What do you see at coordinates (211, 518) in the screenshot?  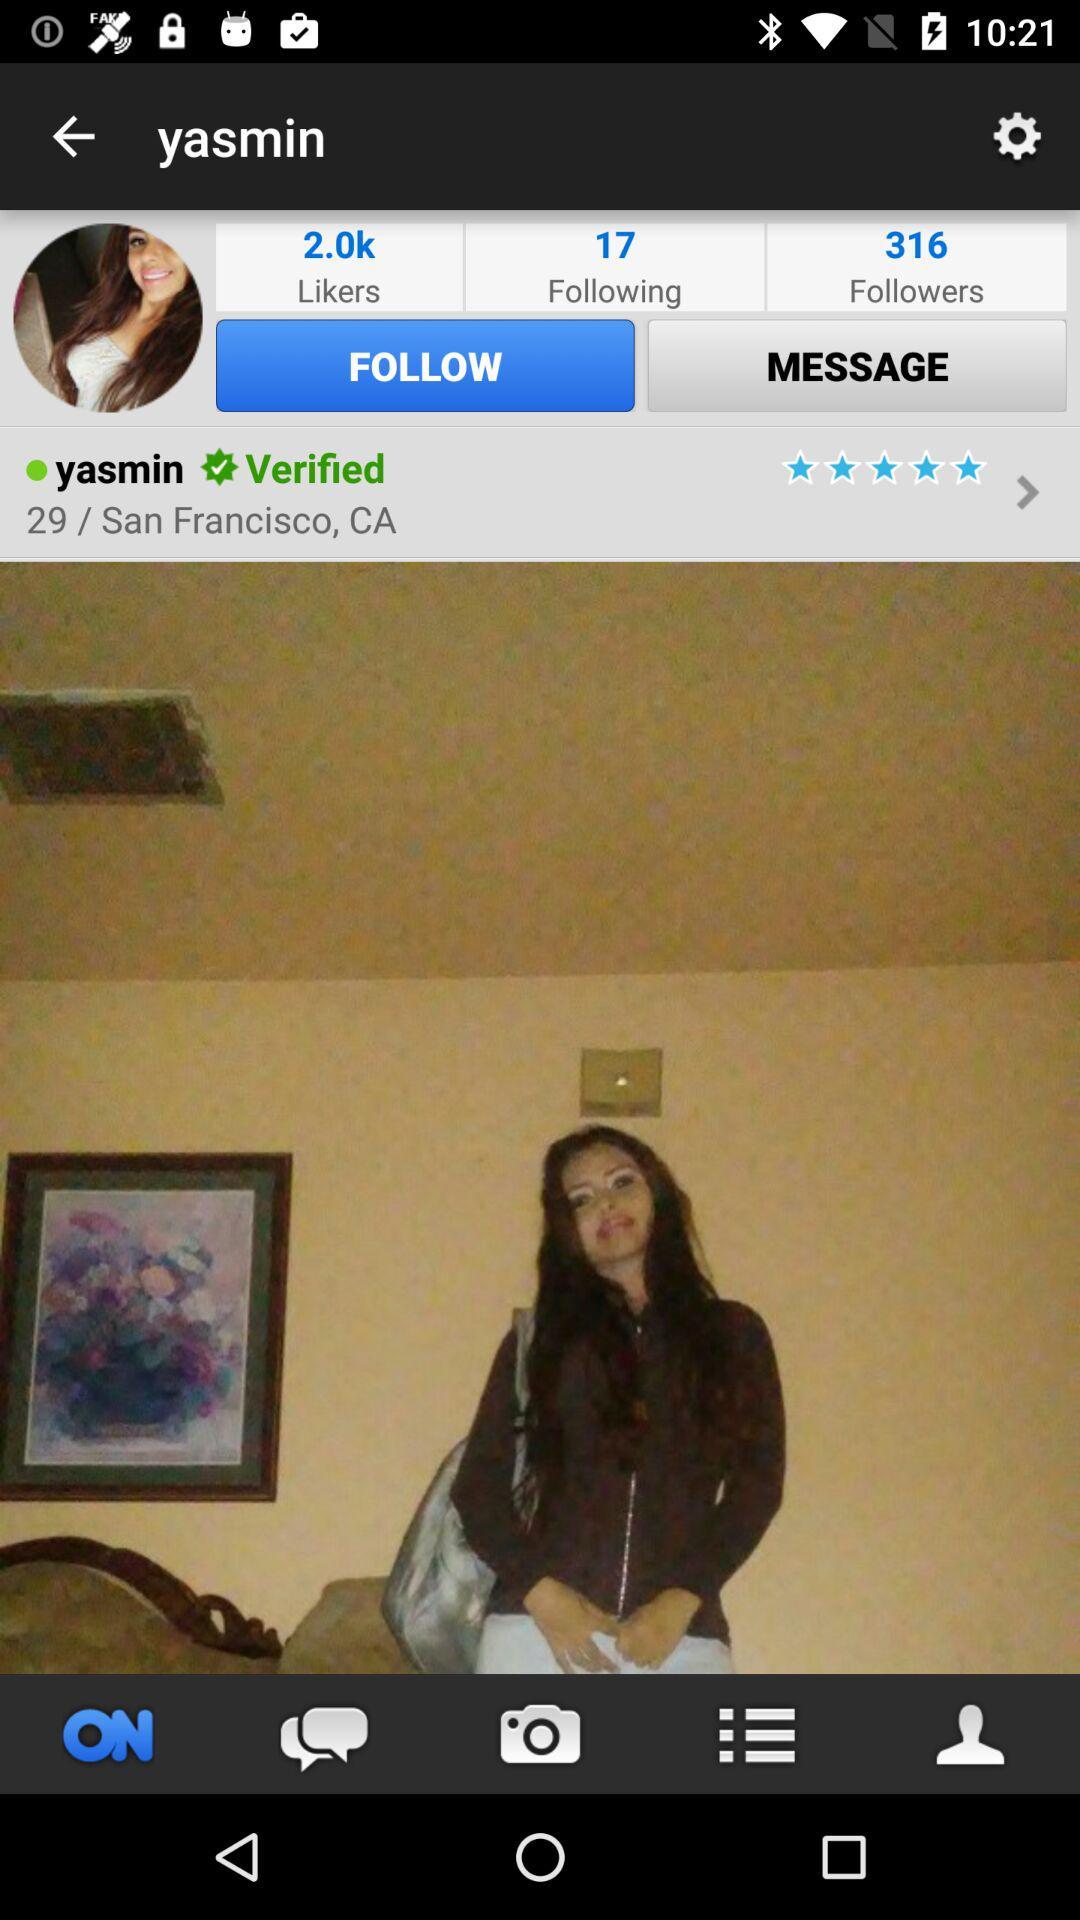 I see `icon below the yasmin` at bounding box center [211, 518].